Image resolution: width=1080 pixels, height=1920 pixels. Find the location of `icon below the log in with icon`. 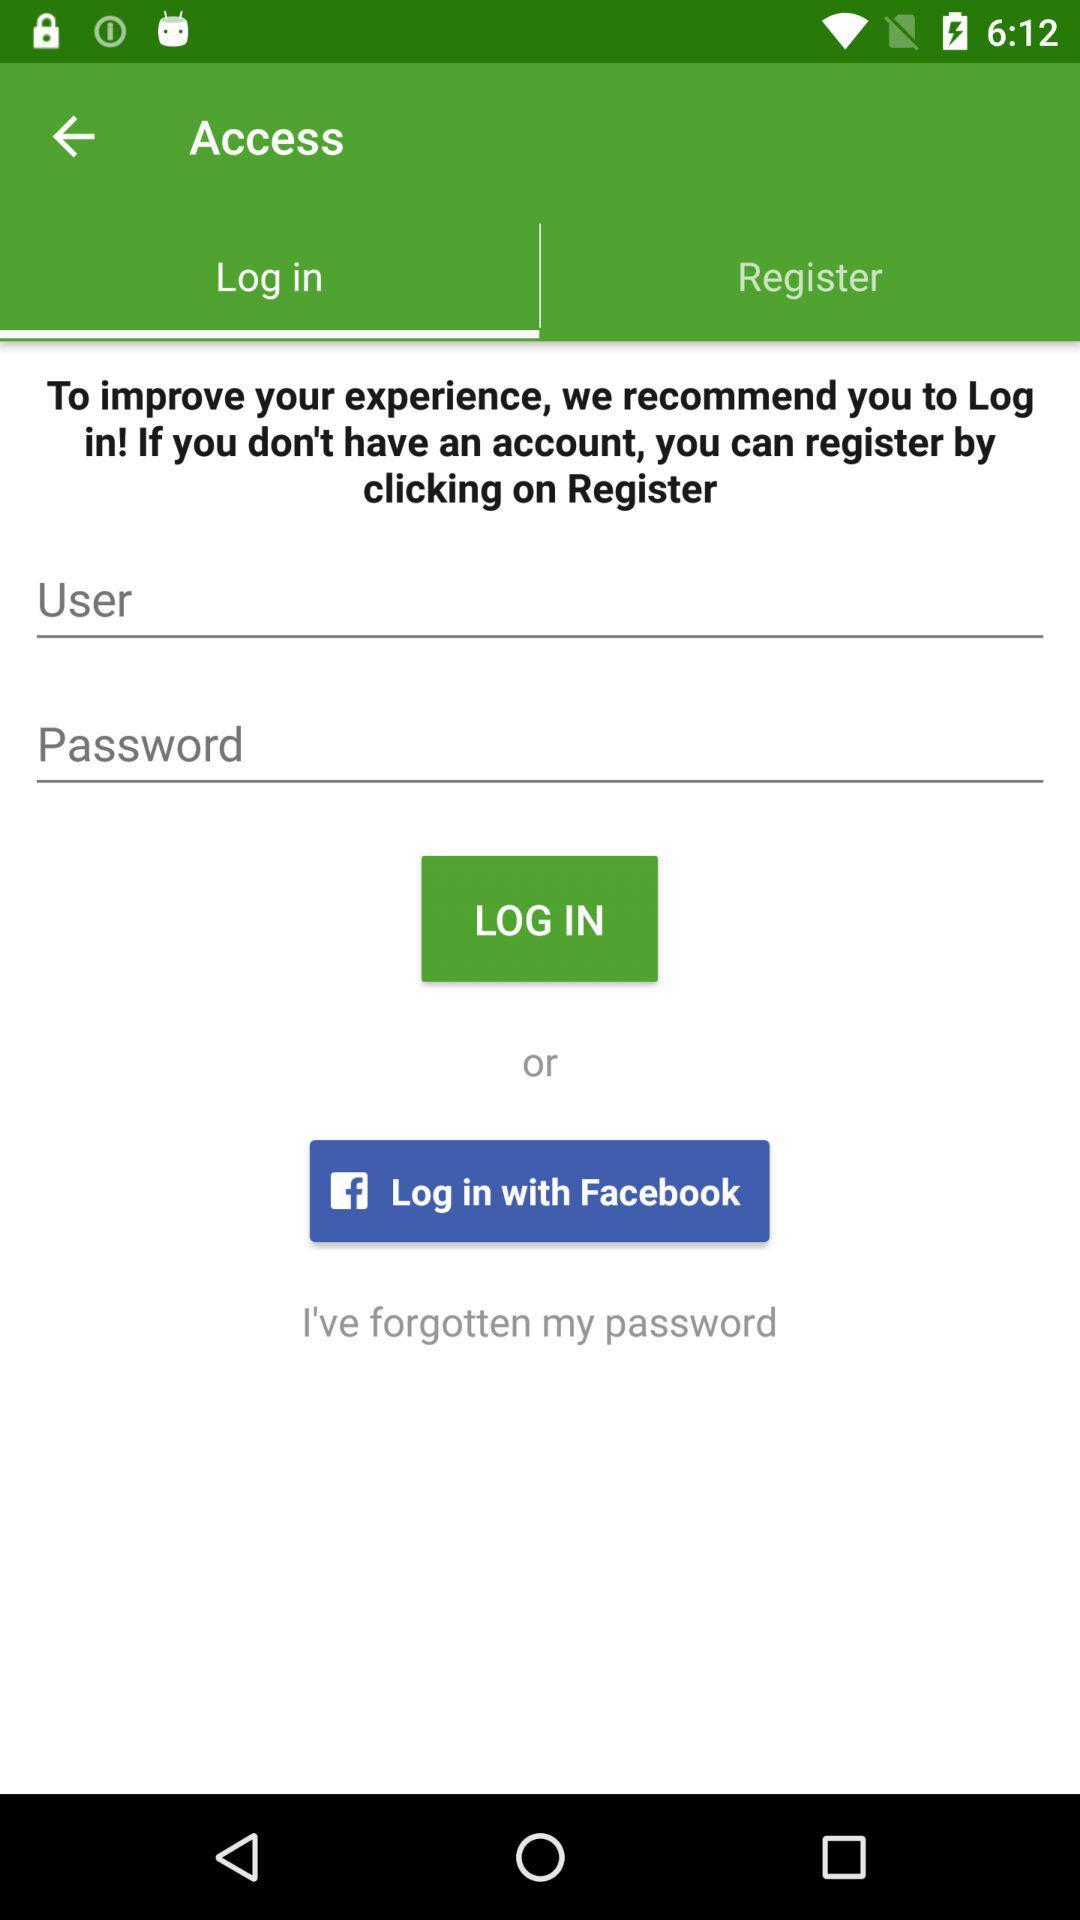

icon below the log in with icon is located at coordinates (538, 1321).